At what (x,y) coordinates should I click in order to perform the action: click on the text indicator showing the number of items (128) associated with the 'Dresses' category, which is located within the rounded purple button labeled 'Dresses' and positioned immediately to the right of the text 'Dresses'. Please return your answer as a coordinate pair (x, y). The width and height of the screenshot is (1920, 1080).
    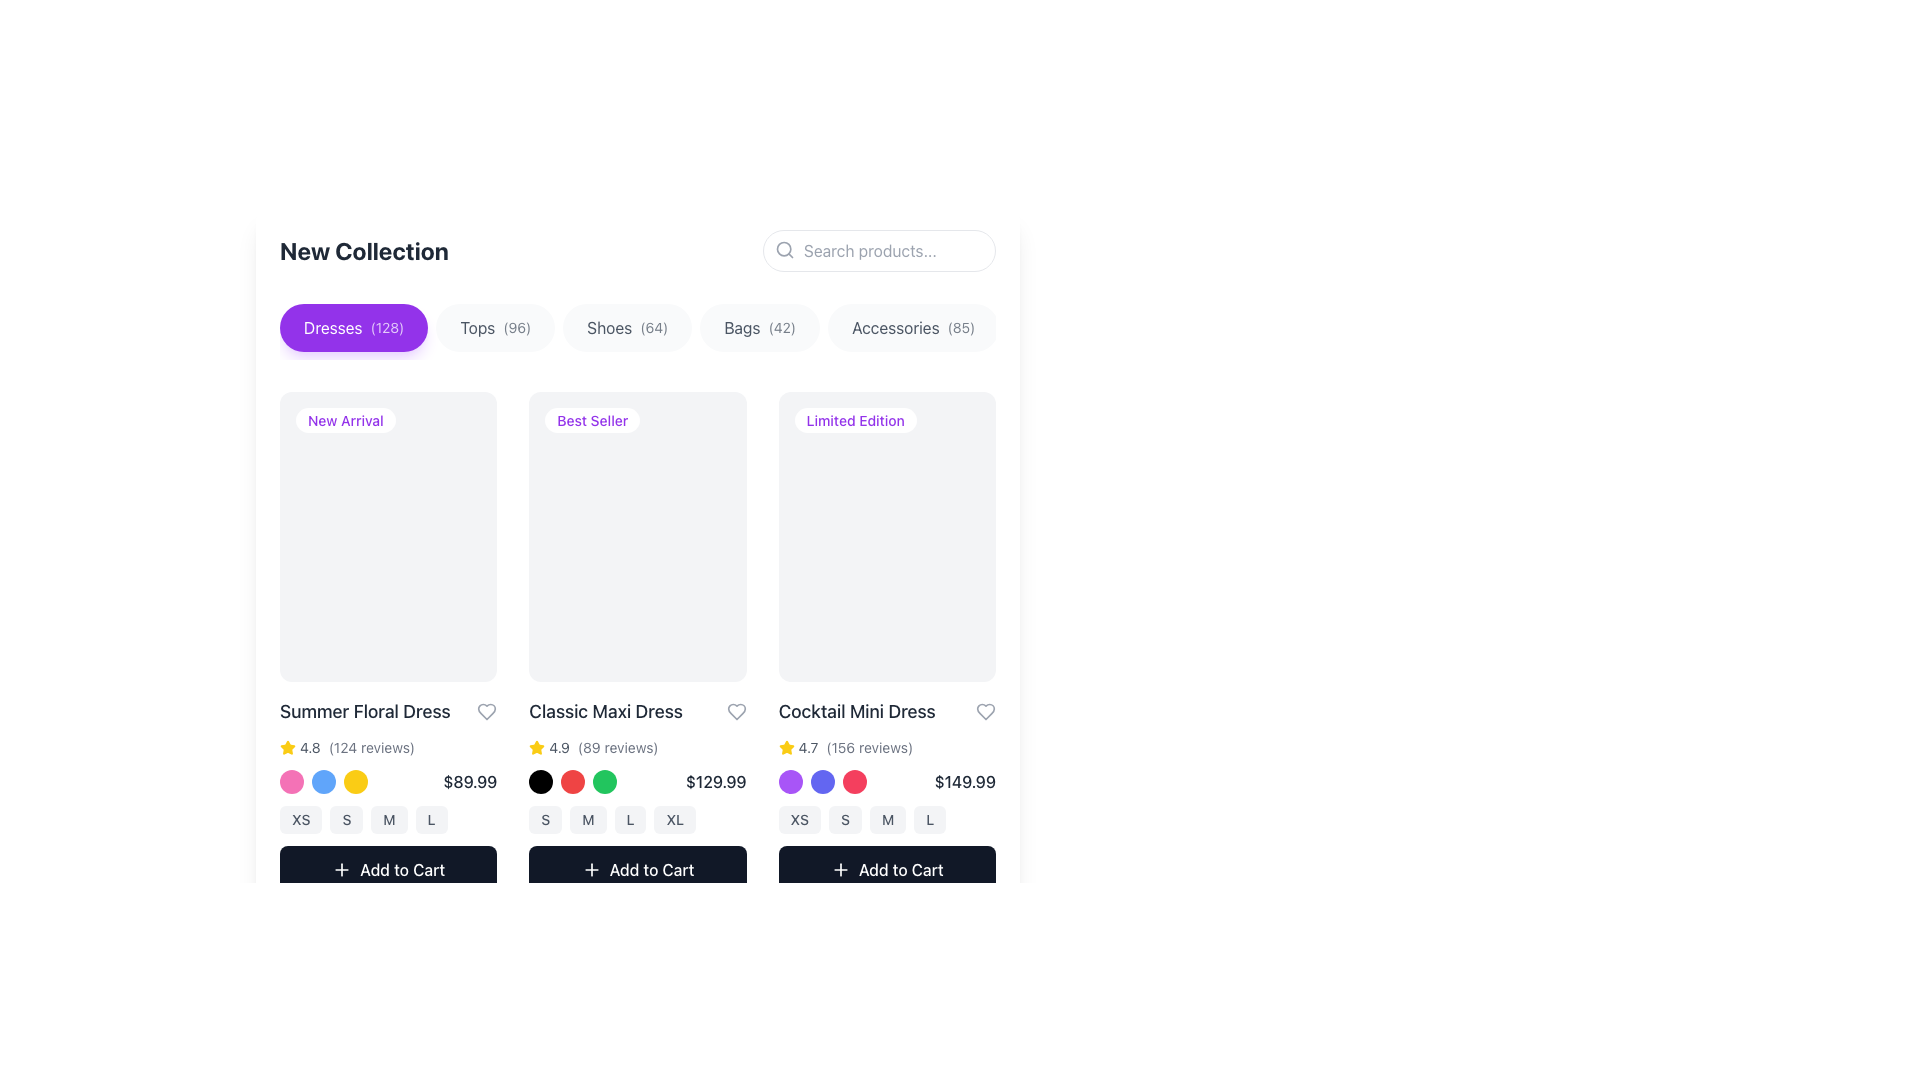
    Looking at the image, I should click on (387, 326).